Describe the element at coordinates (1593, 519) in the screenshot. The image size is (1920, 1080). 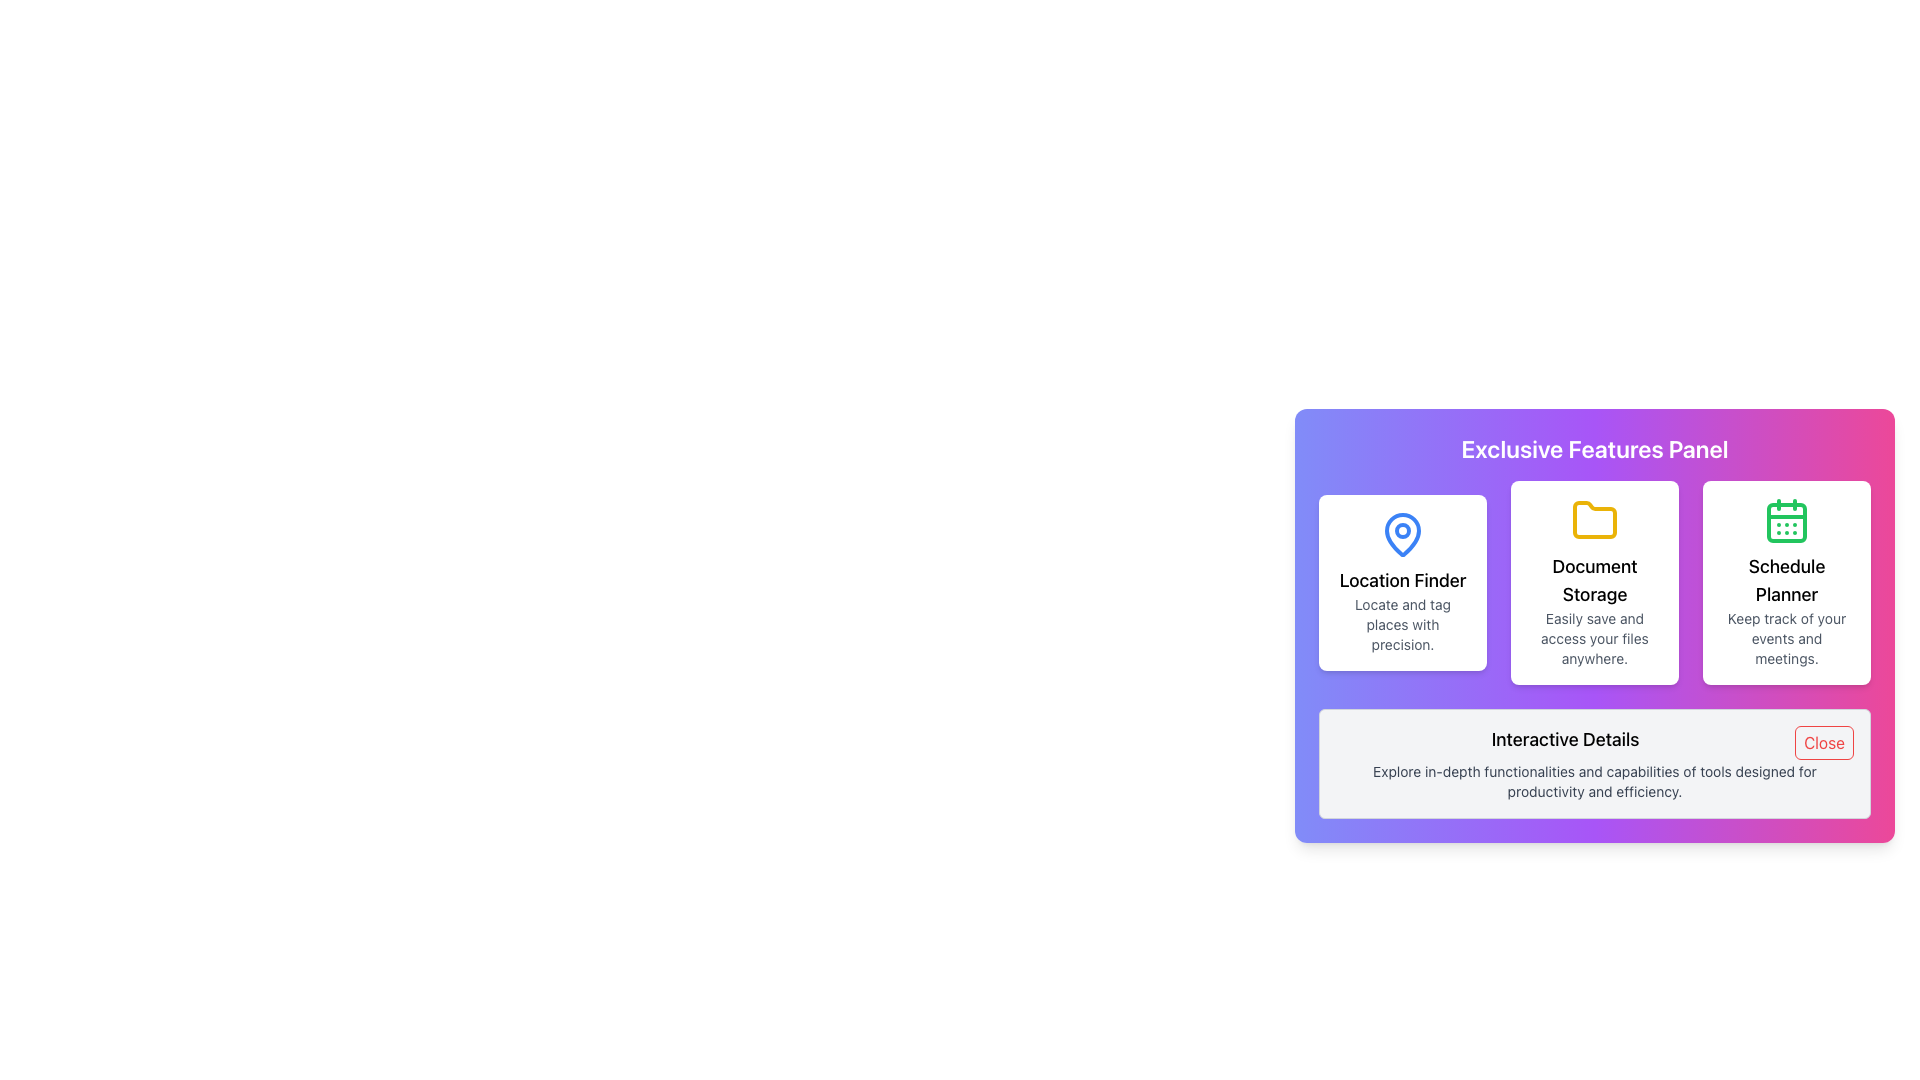
I see `the 'Document Storage' icon located at the top-left corner of the Document Storage section, which serves as a visual indicator for file management functionality` at that location.